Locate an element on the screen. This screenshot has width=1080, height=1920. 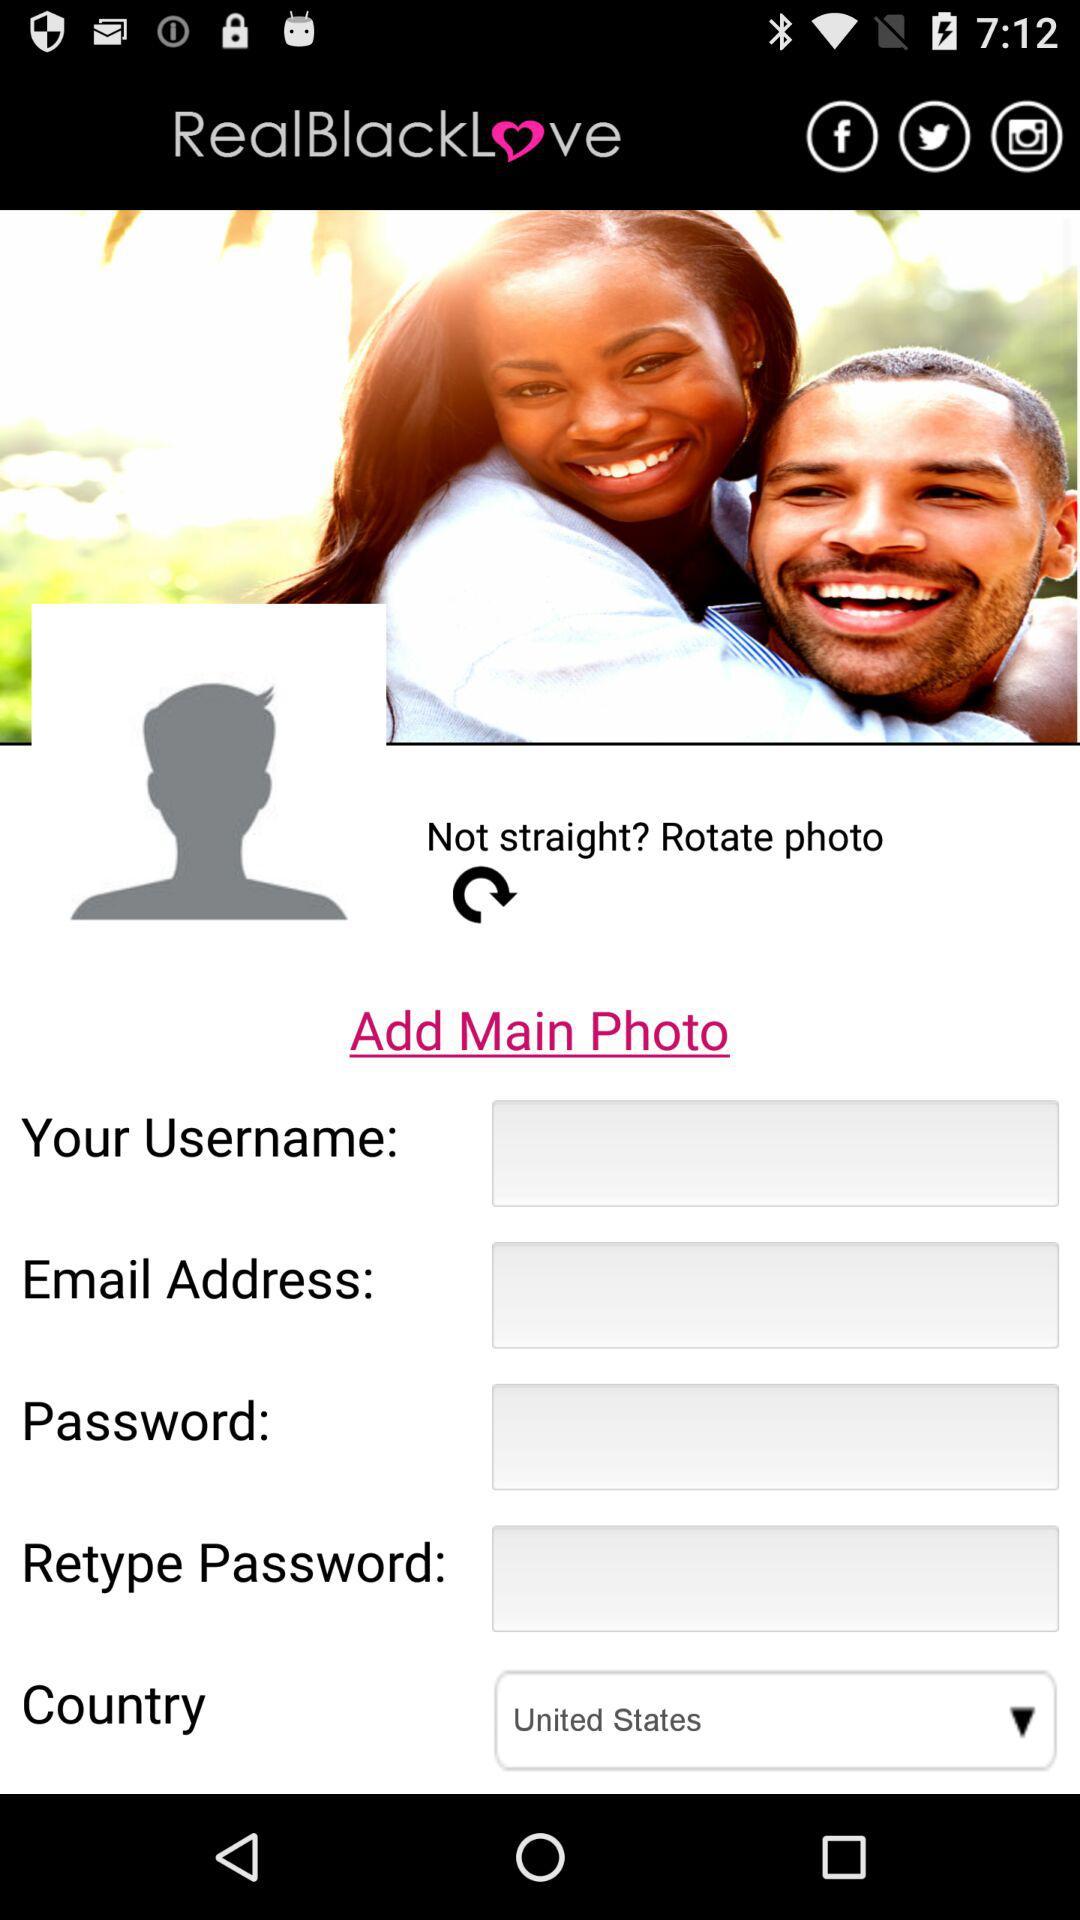
app above the add main photo item is located at coordinates (485, 893).